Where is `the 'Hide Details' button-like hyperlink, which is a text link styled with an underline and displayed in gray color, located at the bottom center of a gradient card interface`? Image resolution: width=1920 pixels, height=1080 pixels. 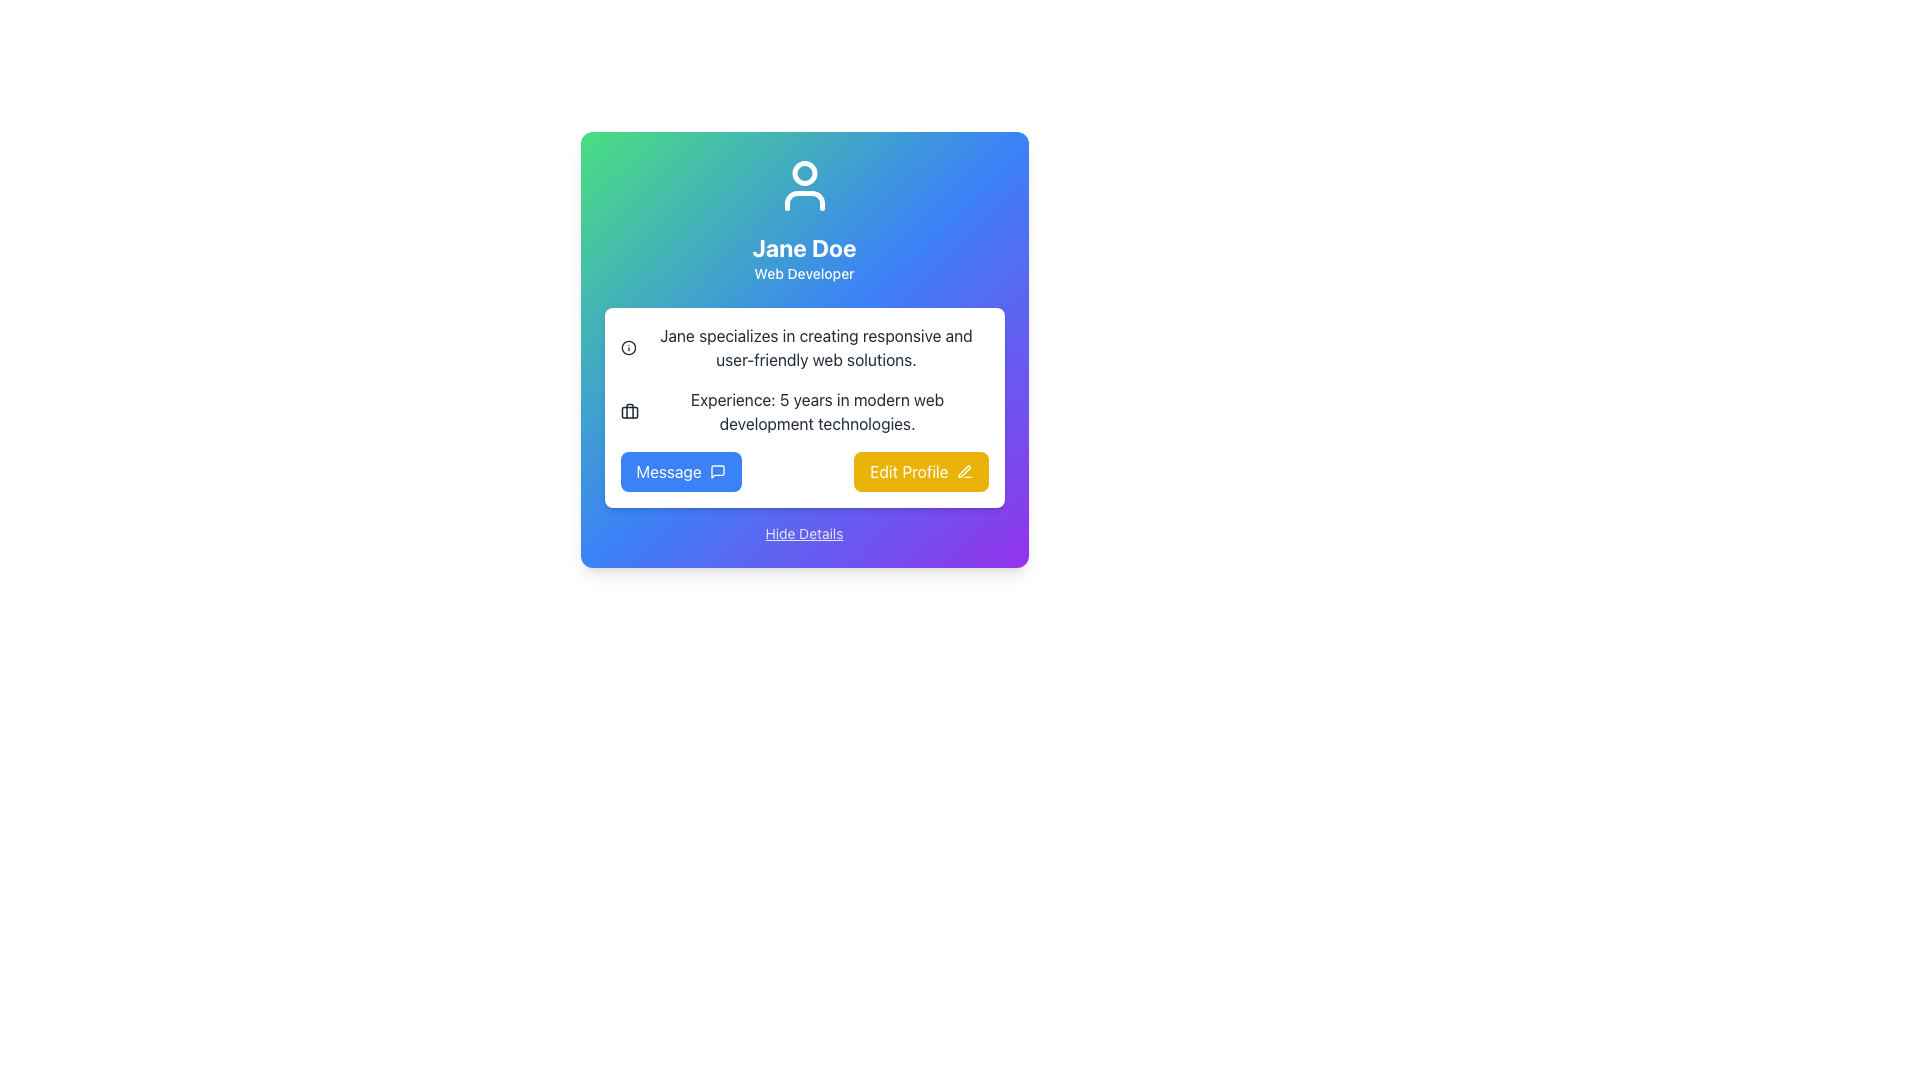 the 'Hide Details' button-like hyperlink, which is a text link styled with an underline and displayed in gray color, located at the bottom center of a gradient card interface is located at coordinates (804, 532).